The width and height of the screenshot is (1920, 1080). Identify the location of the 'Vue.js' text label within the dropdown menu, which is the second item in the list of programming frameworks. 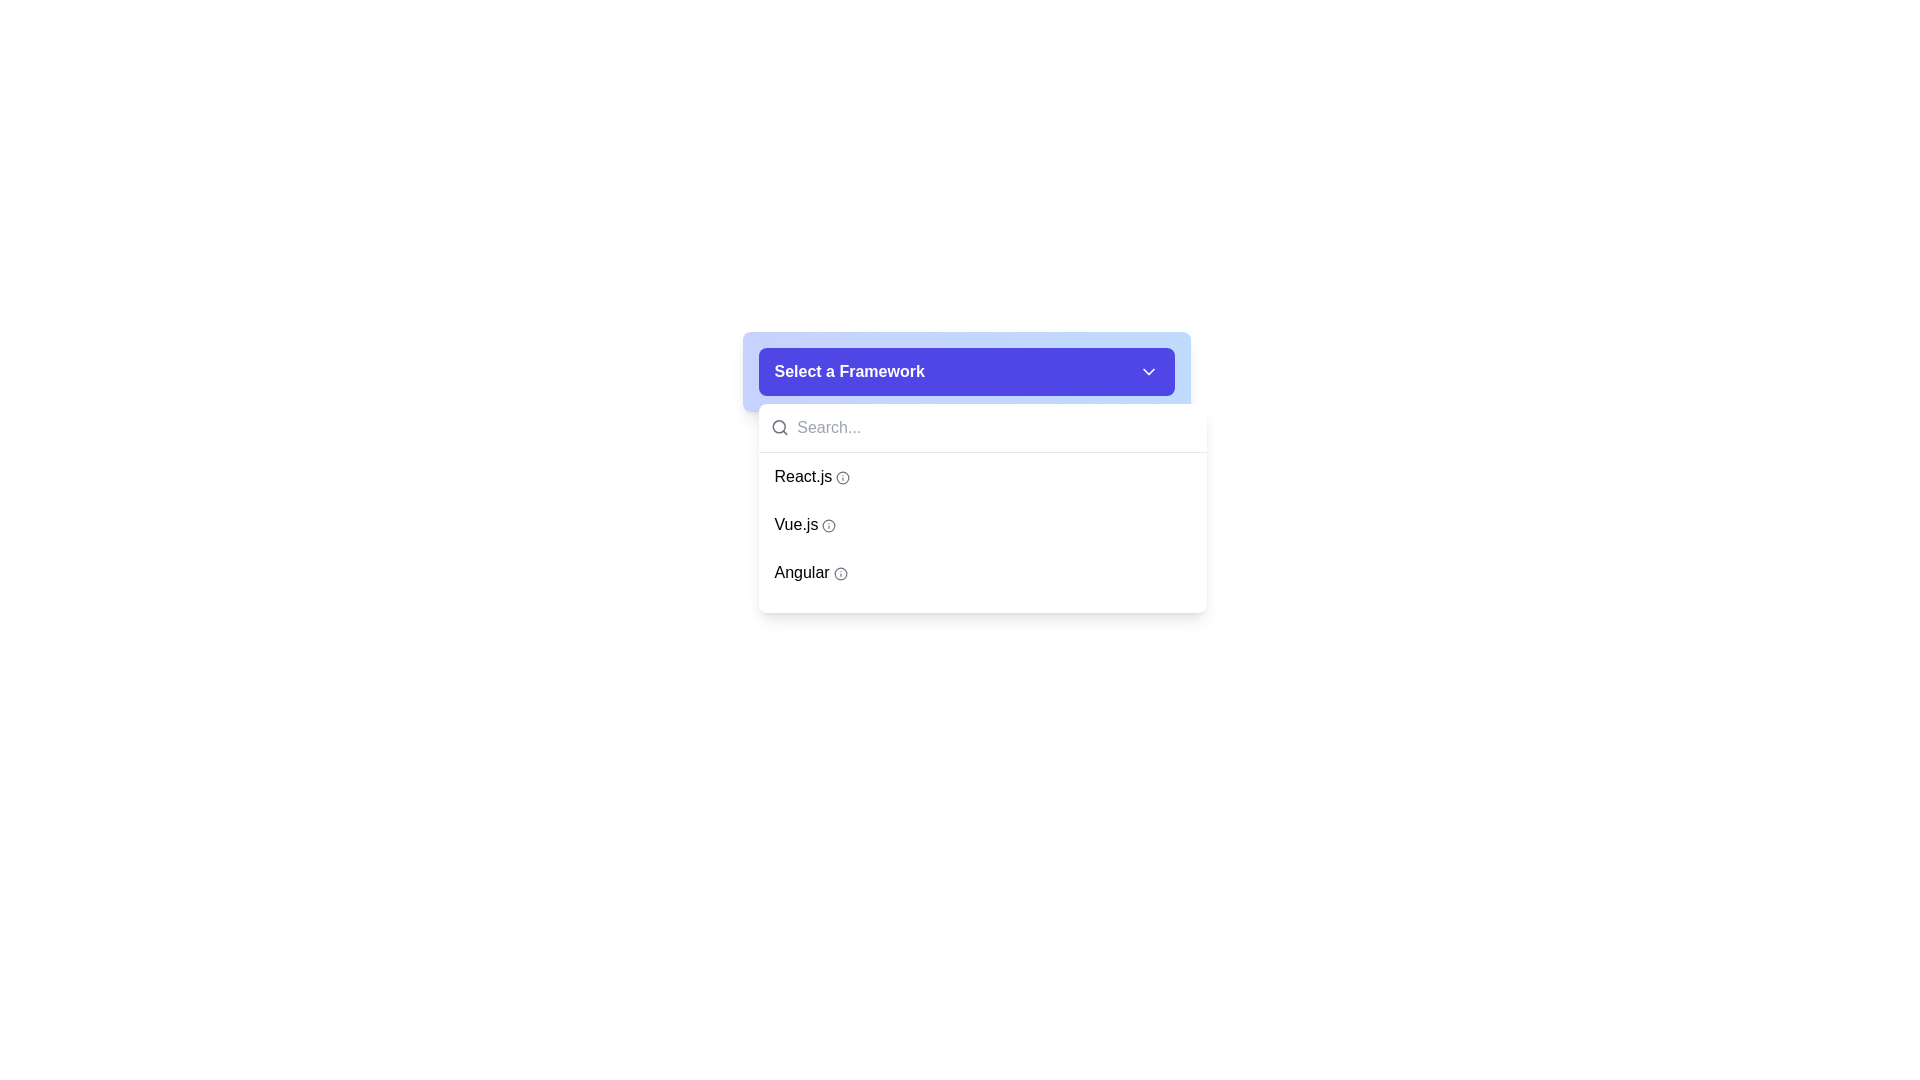
(805, 523).